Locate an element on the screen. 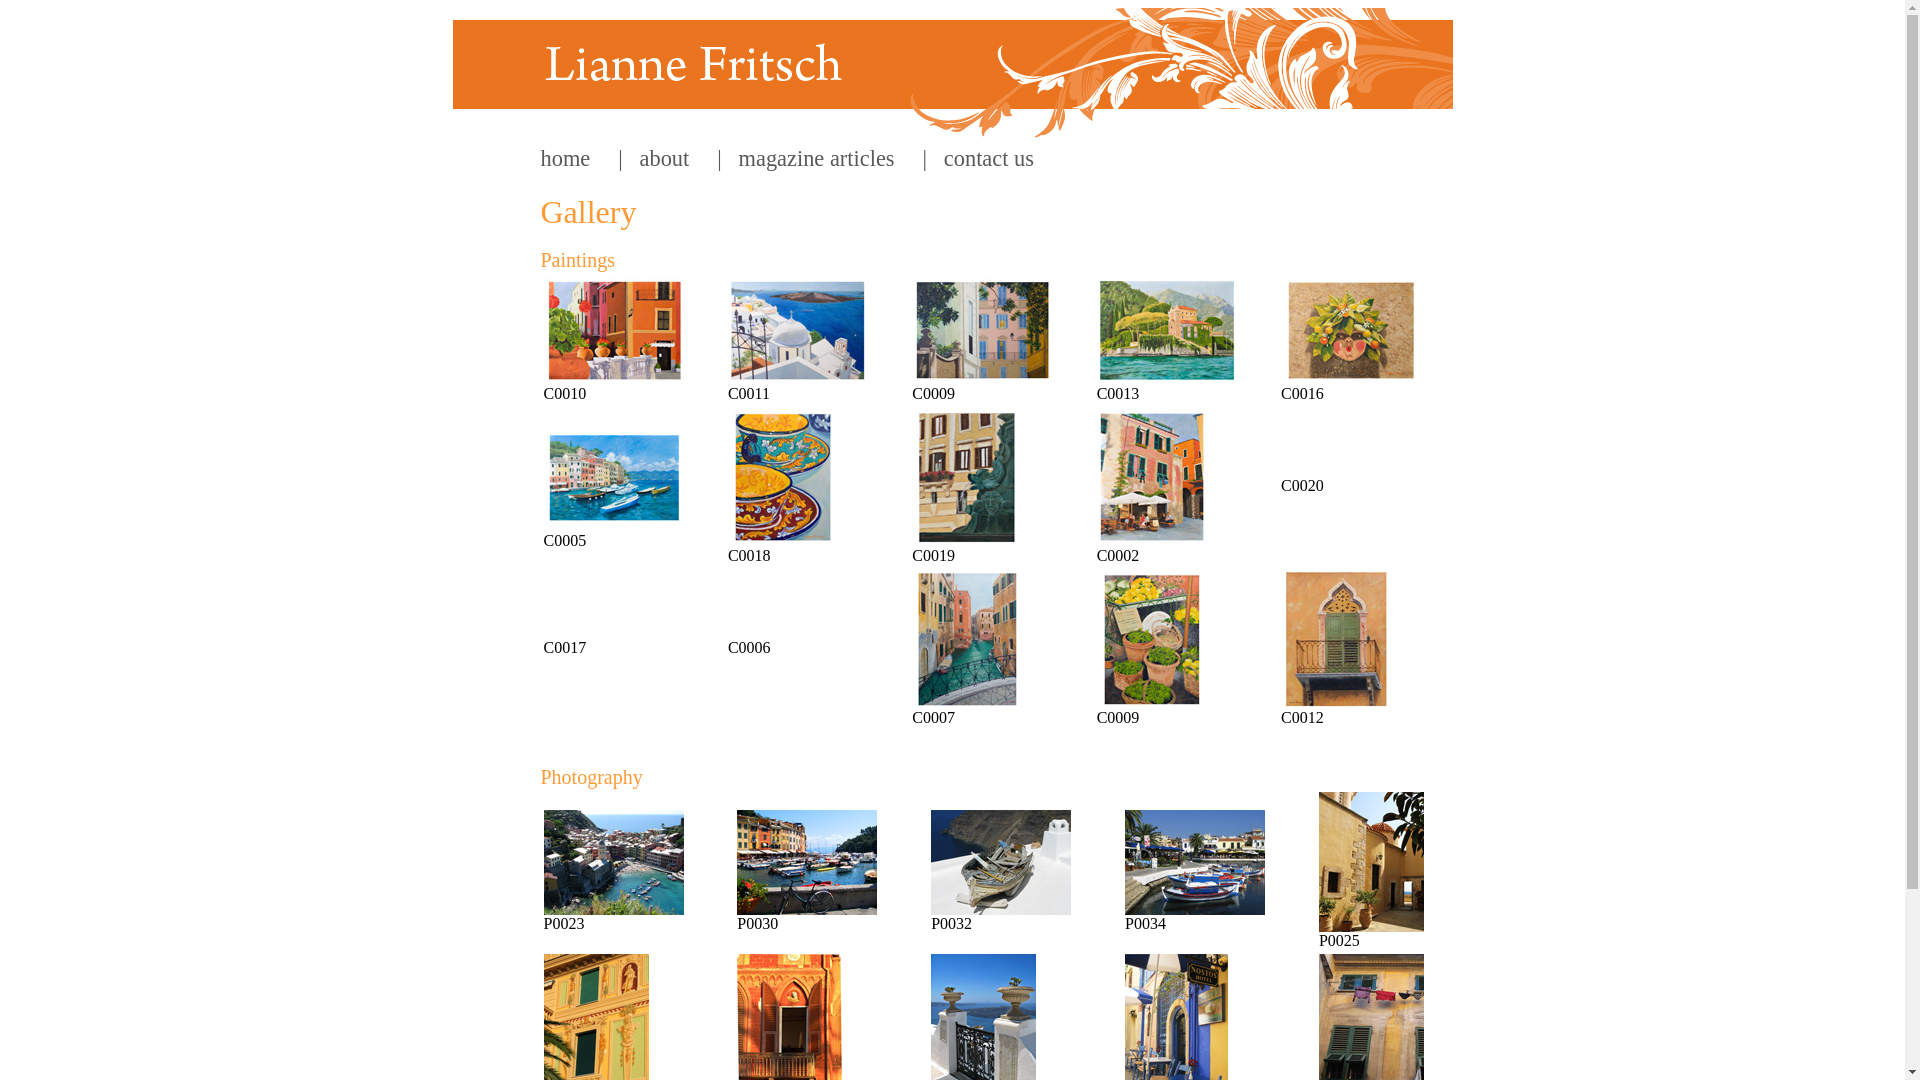  '   contact us' is located at coordinates (980, 157).